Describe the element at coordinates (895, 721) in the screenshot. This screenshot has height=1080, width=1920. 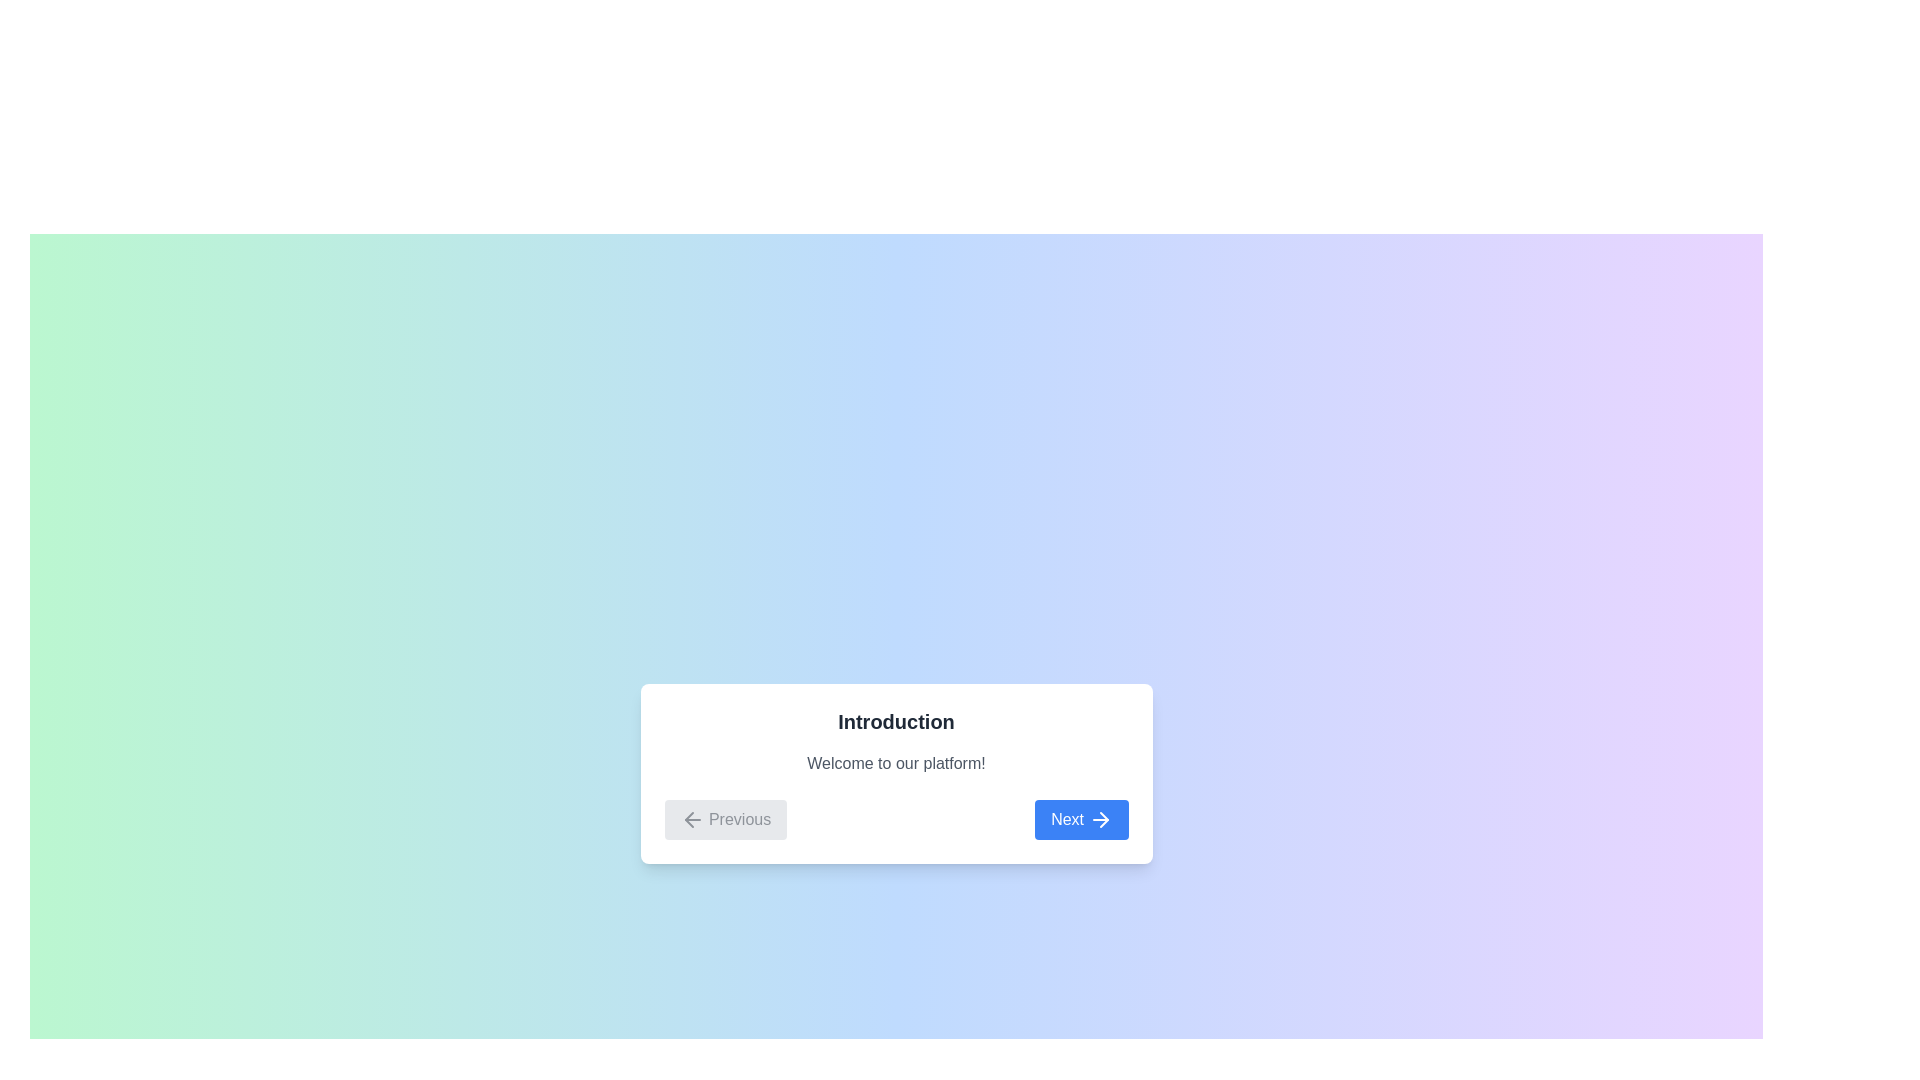
I see `title text element located at the upper-center area of the layout, which serves as a headline for the section` at that location.